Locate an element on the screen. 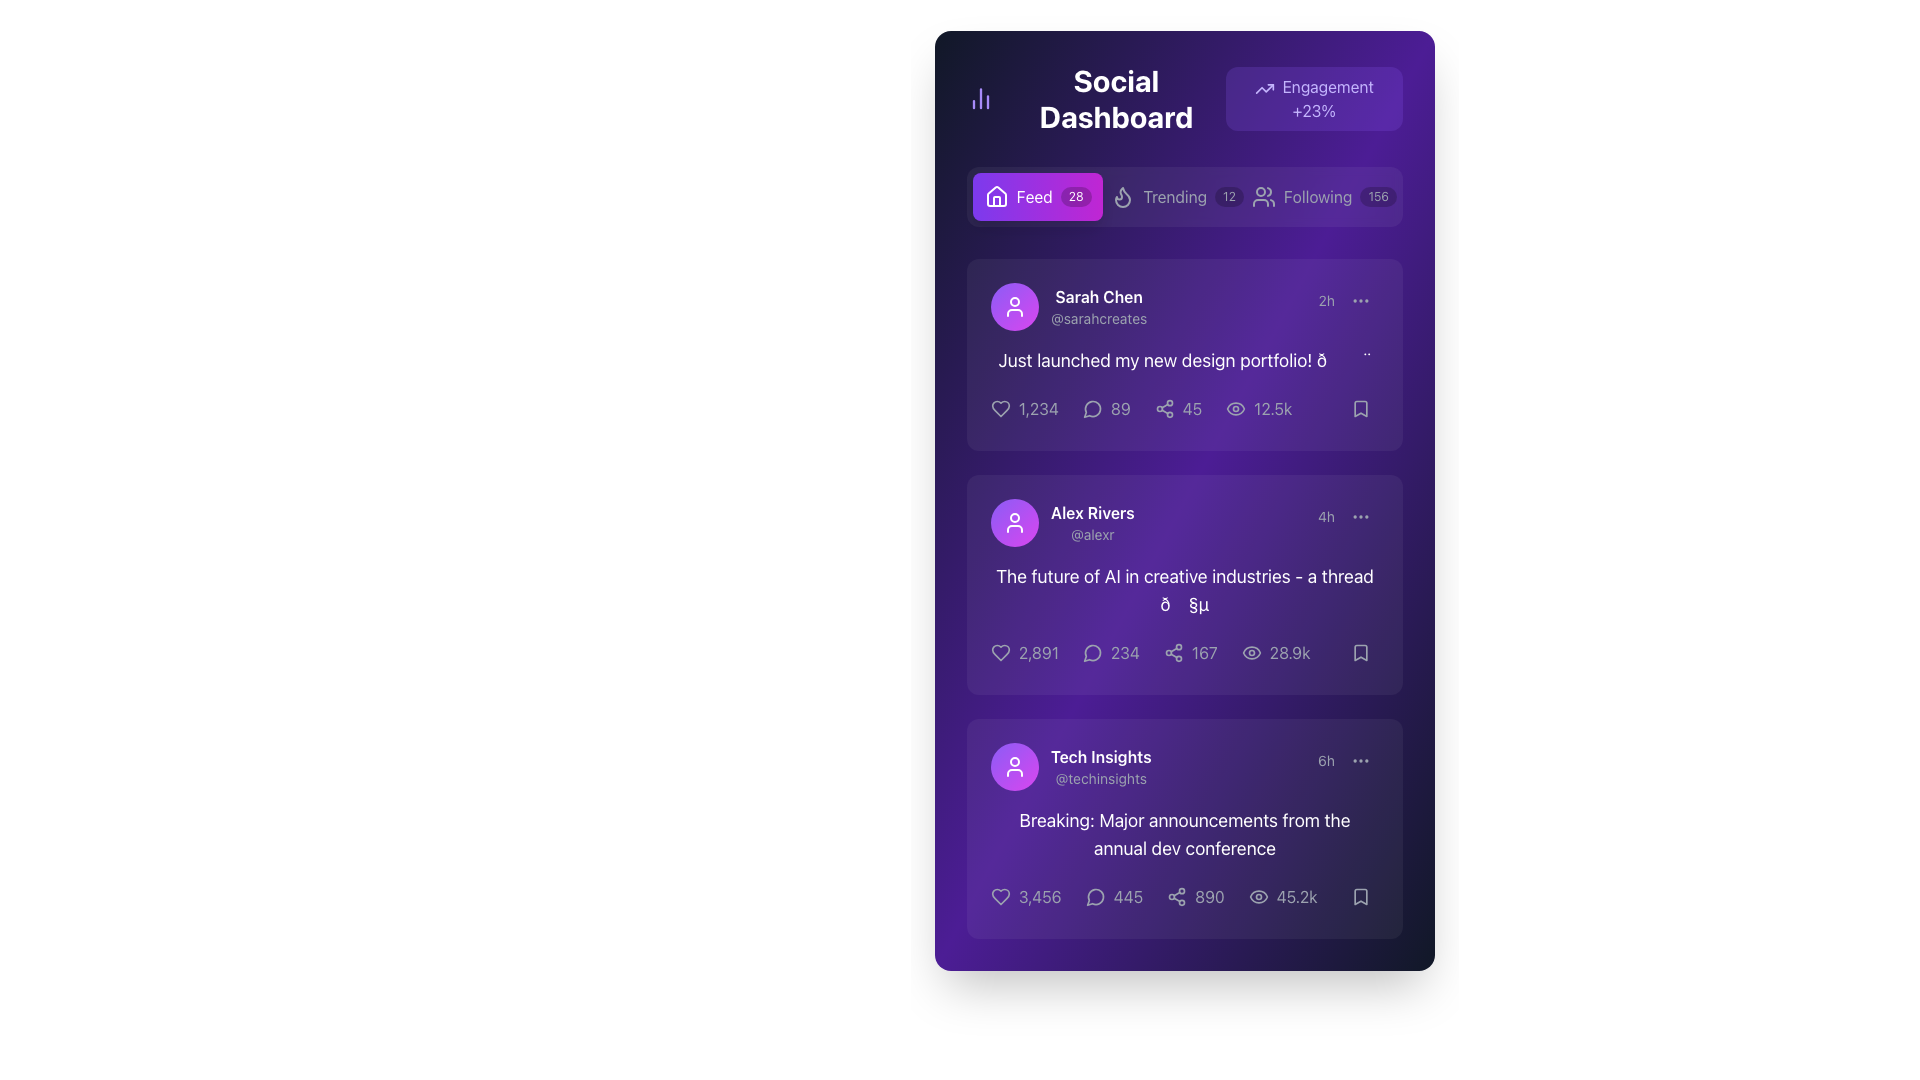  the horizontal ellipsis icon in the upper-right corner of the second content card for the social media post by 'Alex Rivers' is located at coordinates (1360, 515).